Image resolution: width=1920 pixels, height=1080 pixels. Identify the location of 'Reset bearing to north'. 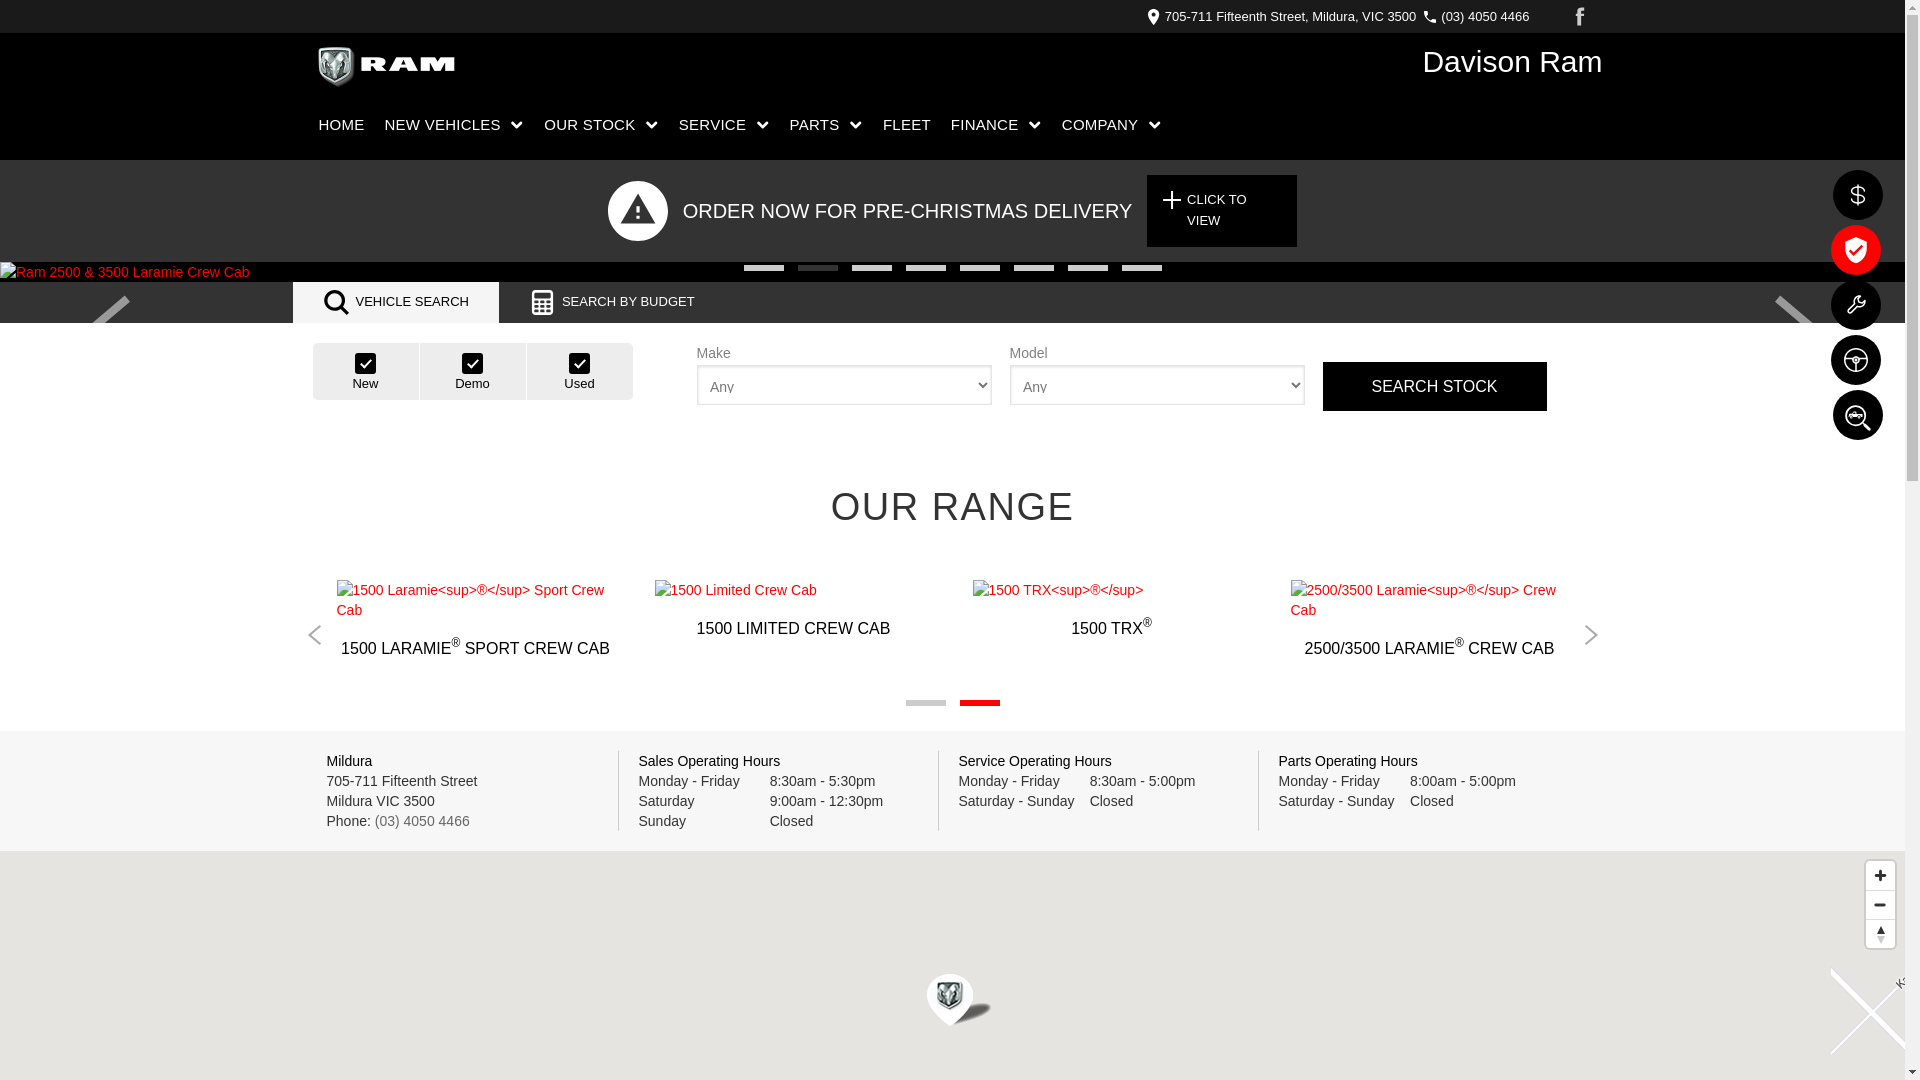
(1879, 933).